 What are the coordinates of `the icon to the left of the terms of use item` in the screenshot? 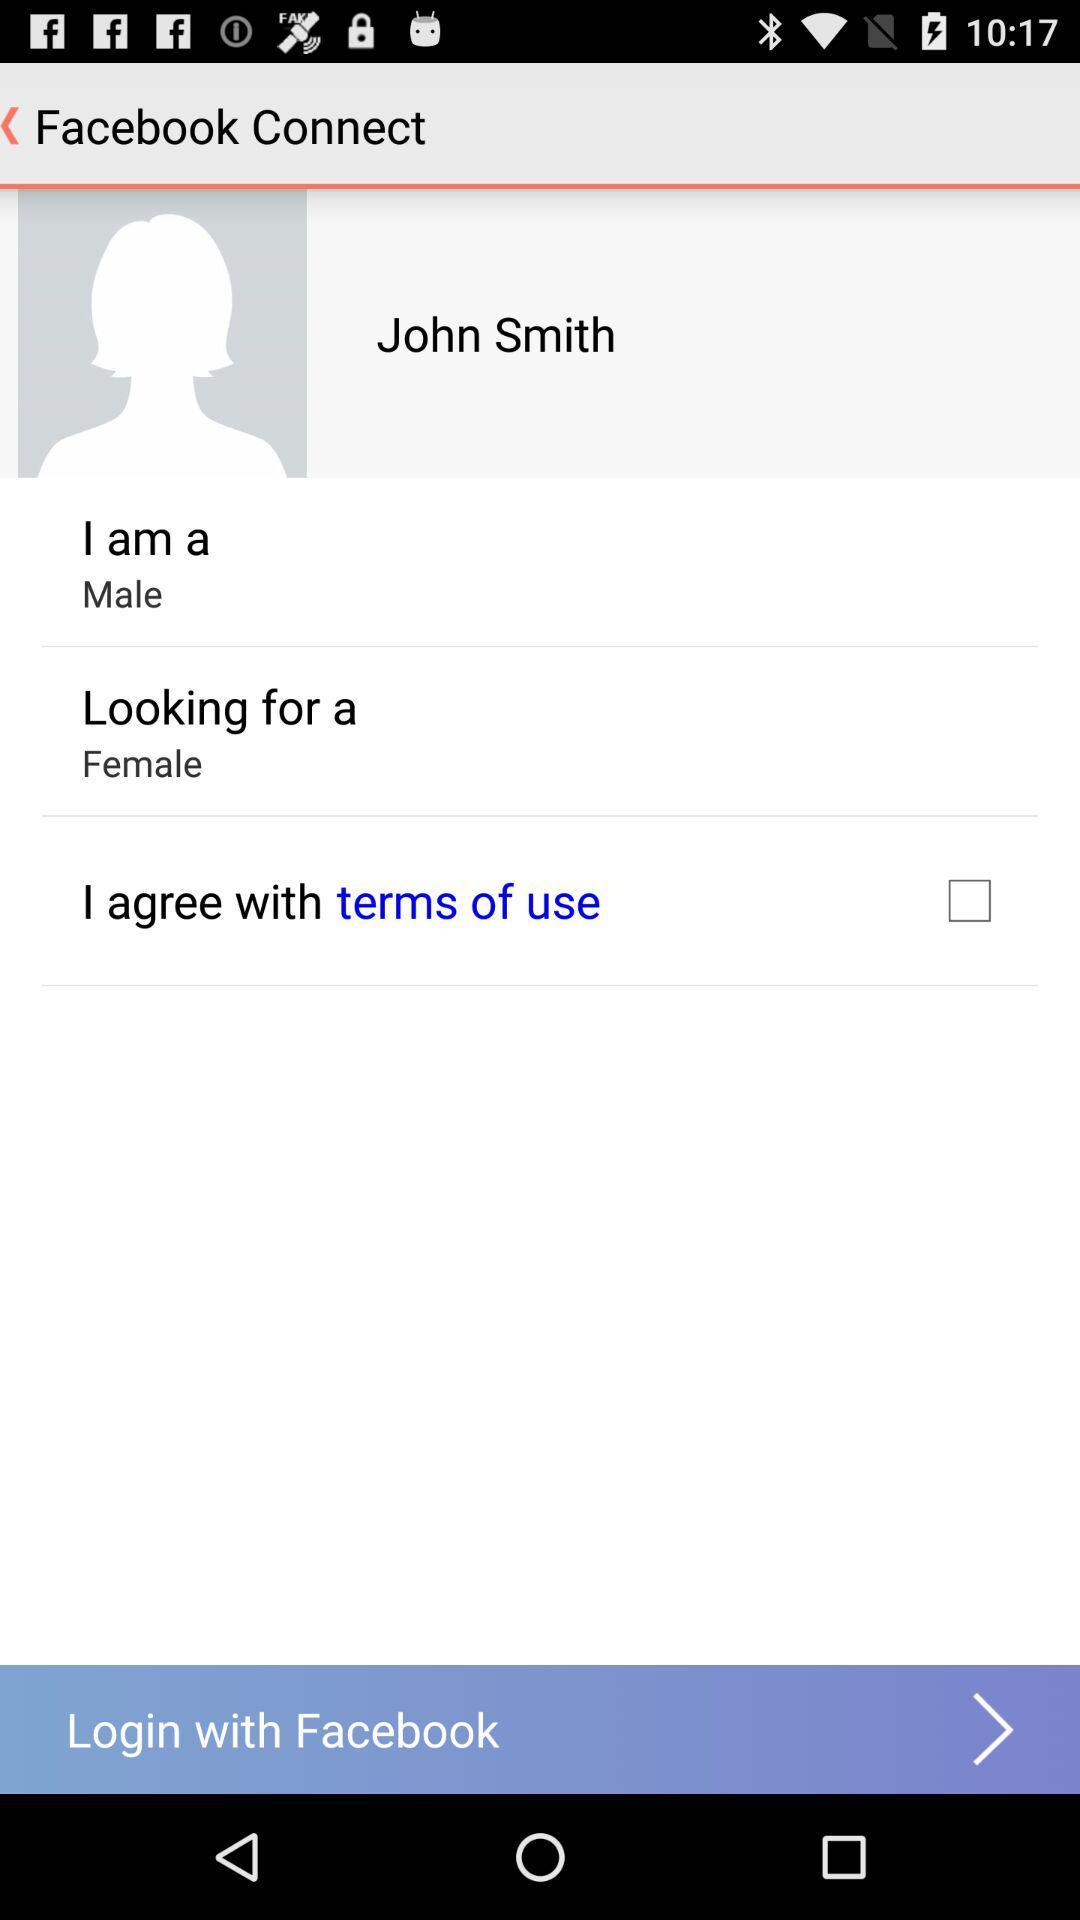 It's located at (202, 899).